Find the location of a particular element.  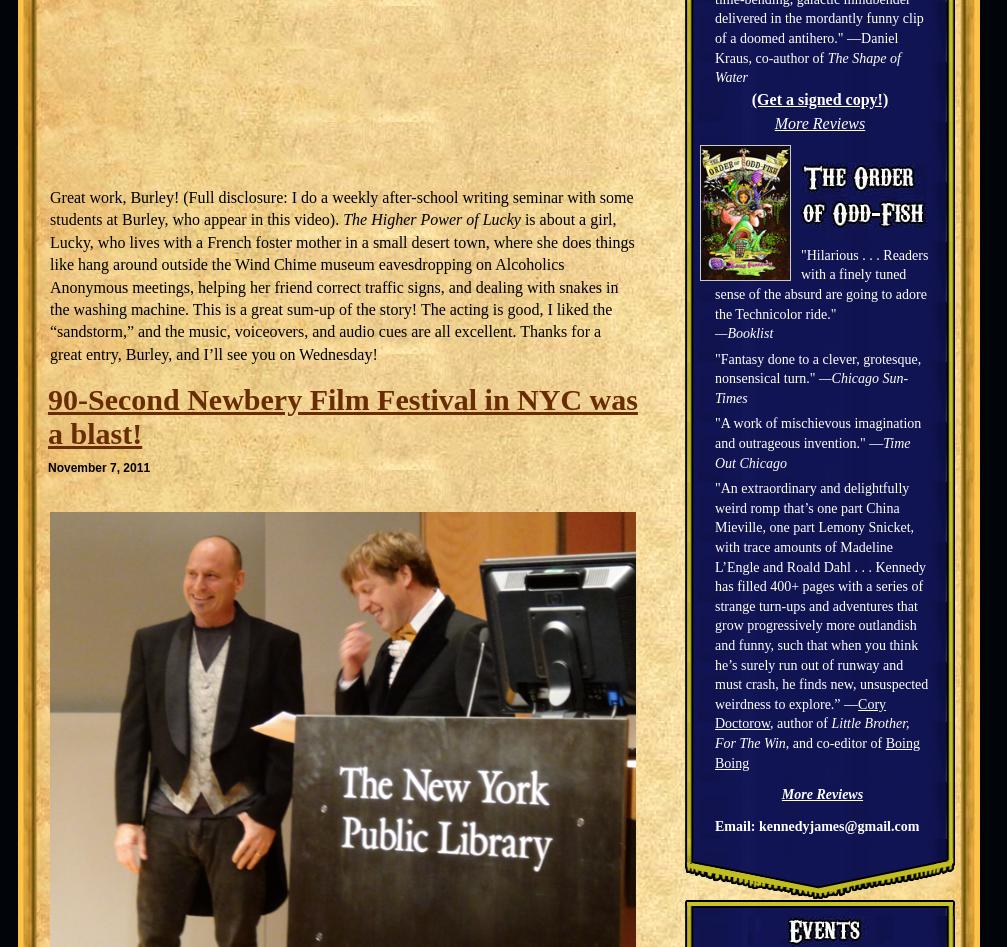

'—Chicago Sun-Times' is located at coordinates (810, 387).